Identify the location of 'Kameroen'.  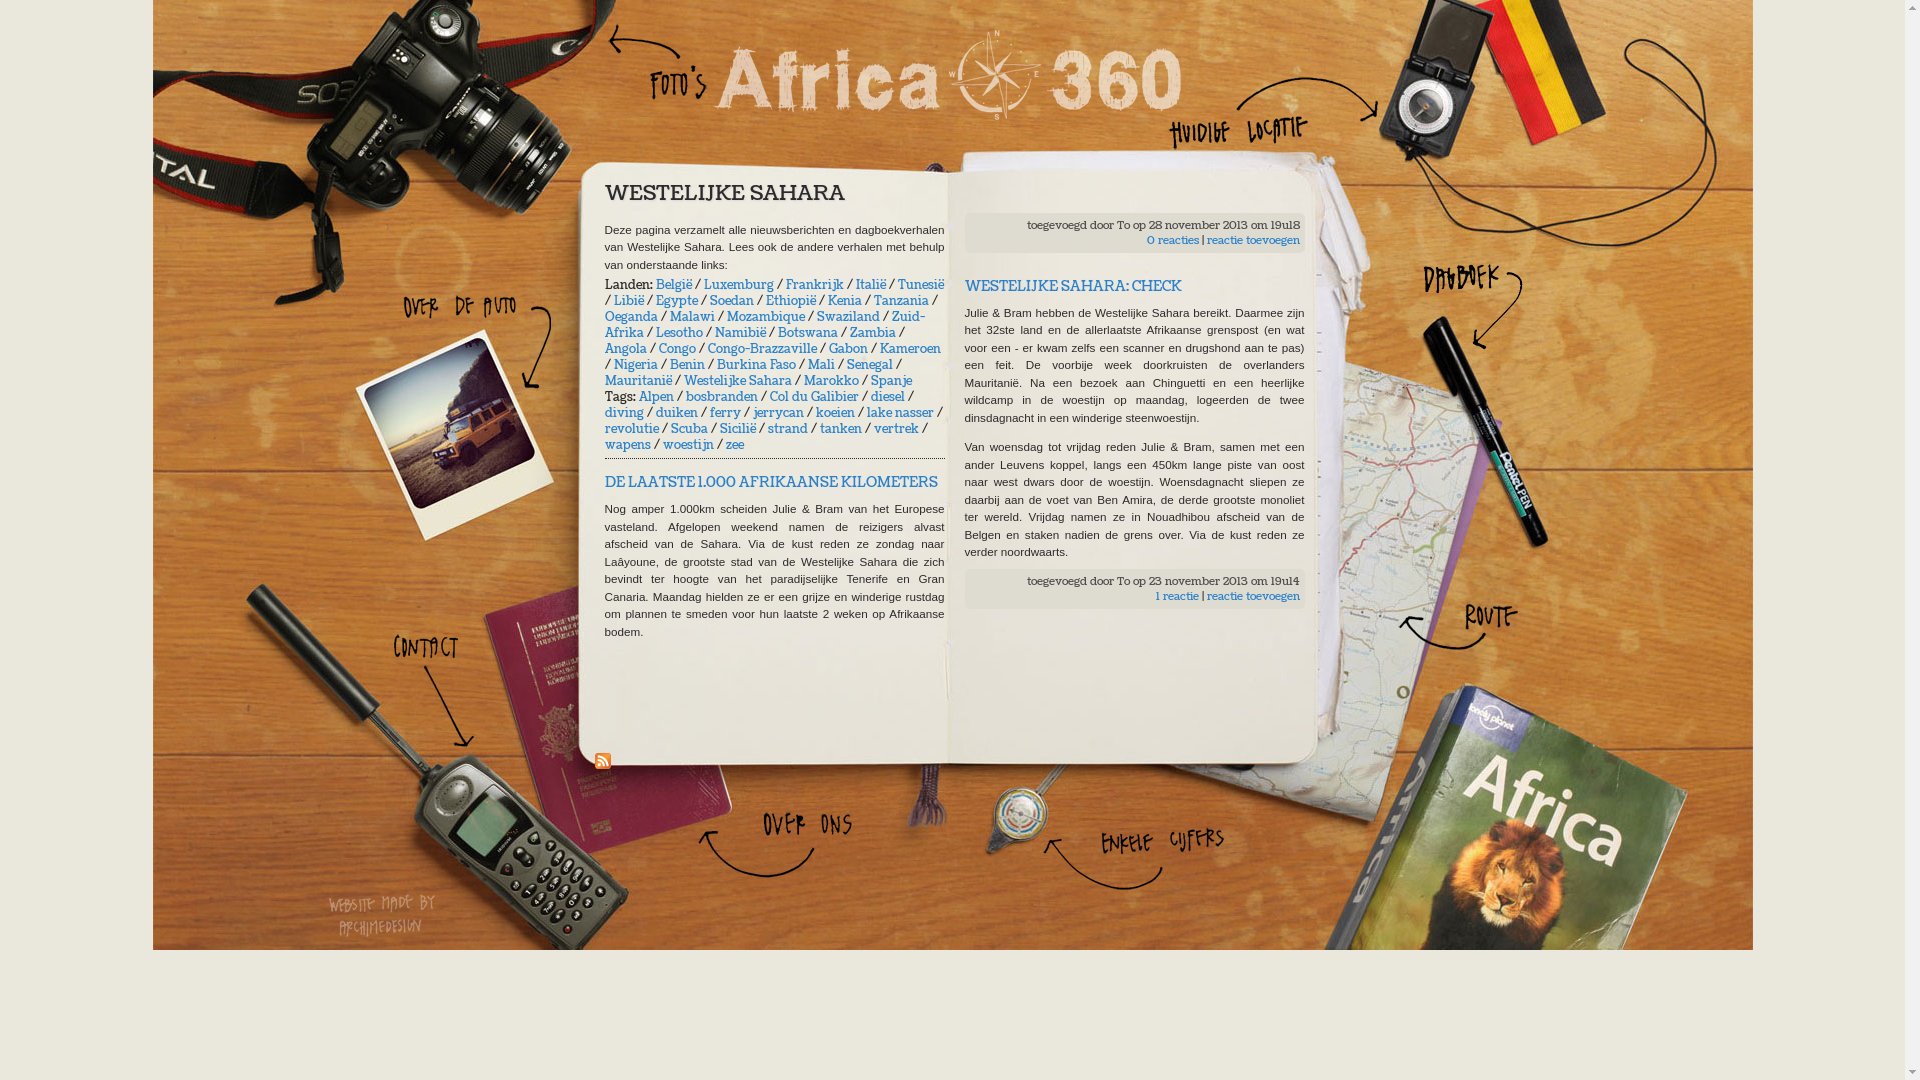
(909, 347).